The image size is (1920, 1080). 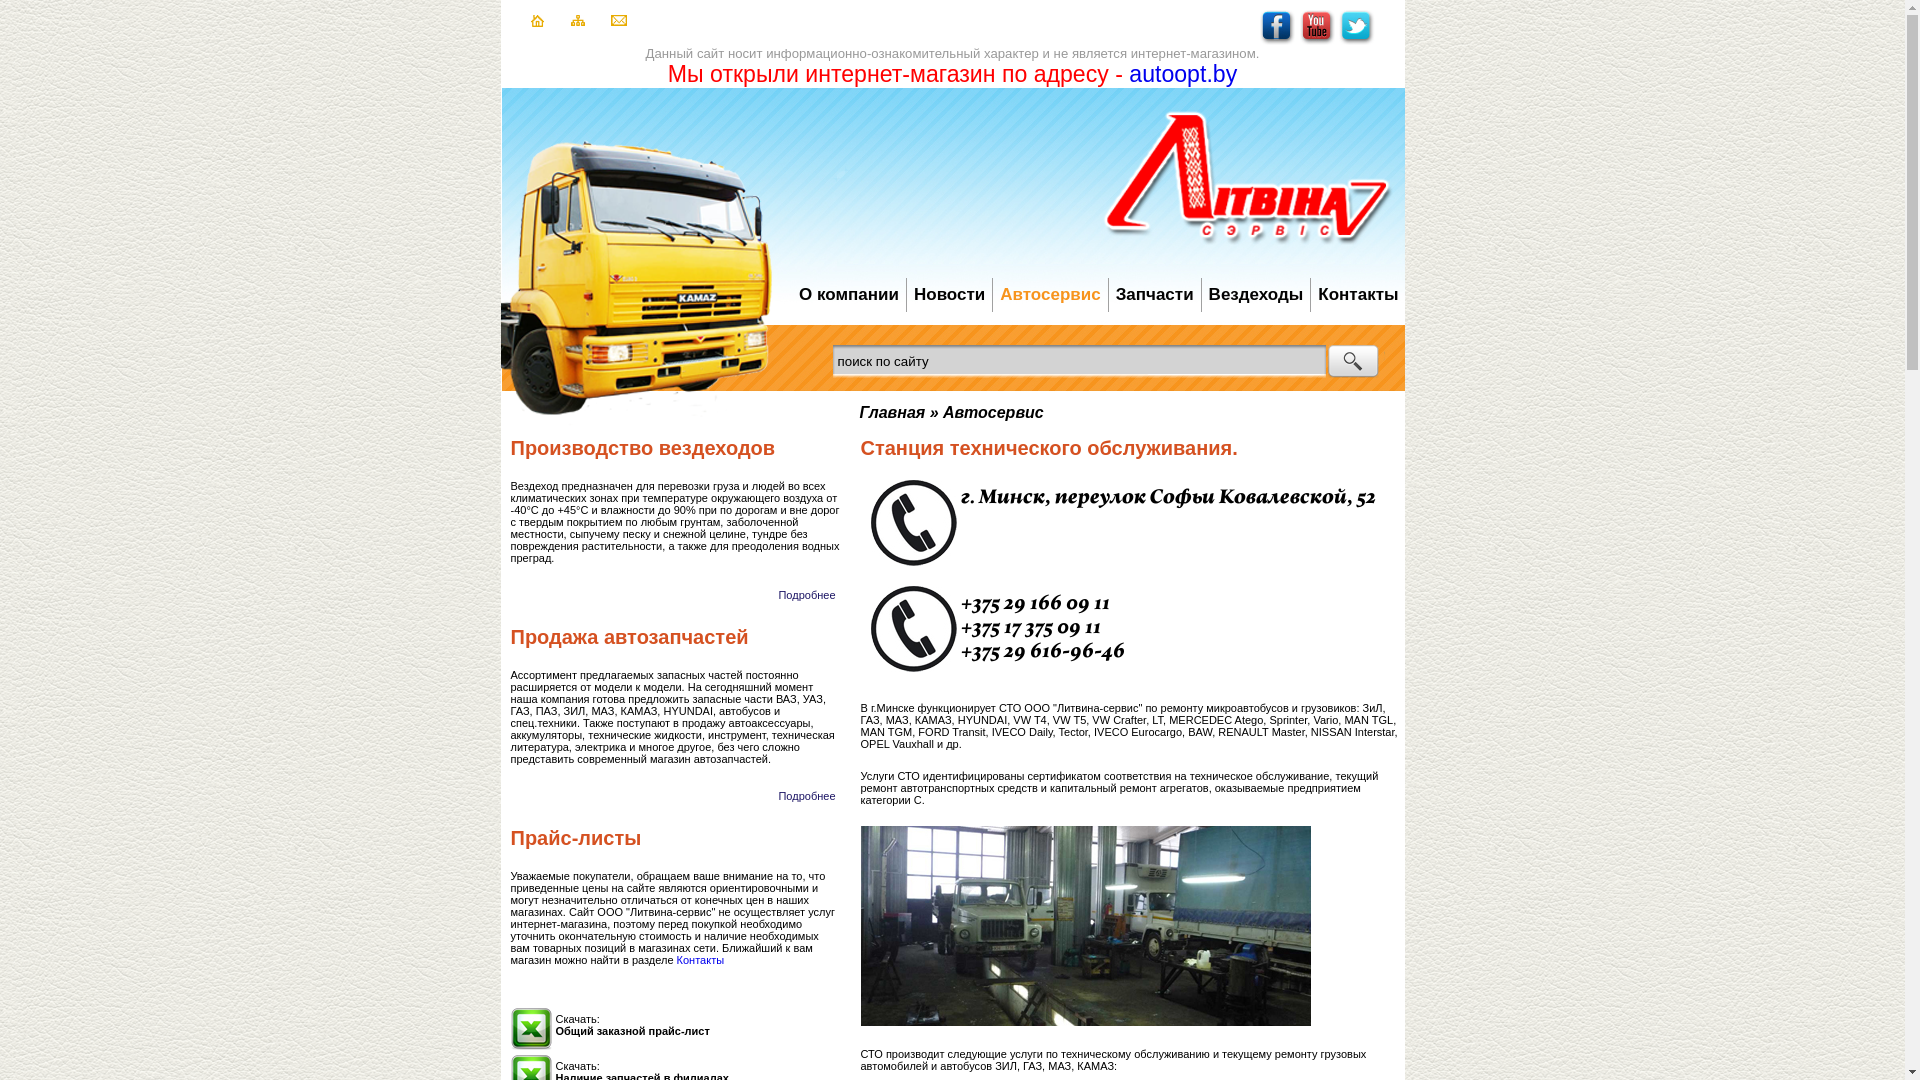 I want to click on 'autoopt.by', so click(x=1182, y=72).